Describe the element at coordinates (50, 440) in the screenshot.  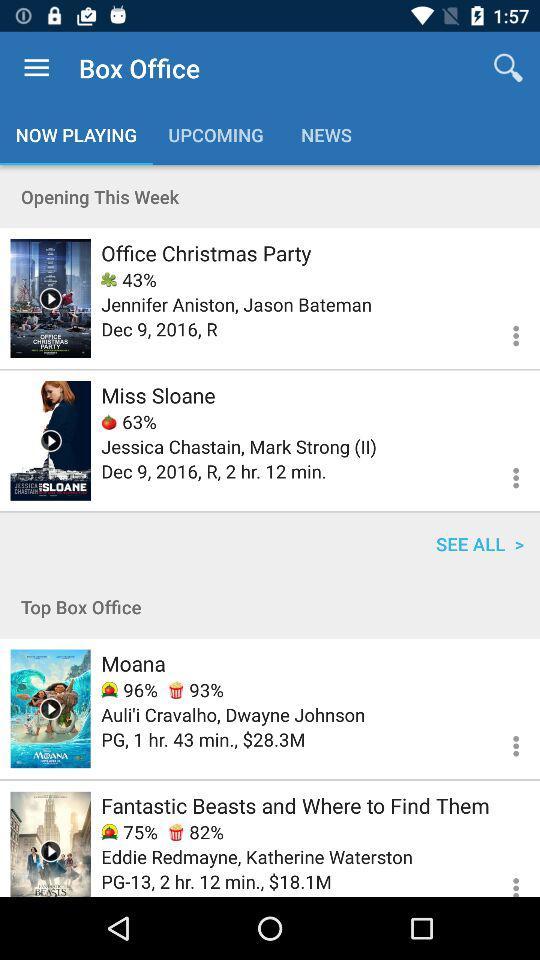
I see `shows infomation about movie` at that location.